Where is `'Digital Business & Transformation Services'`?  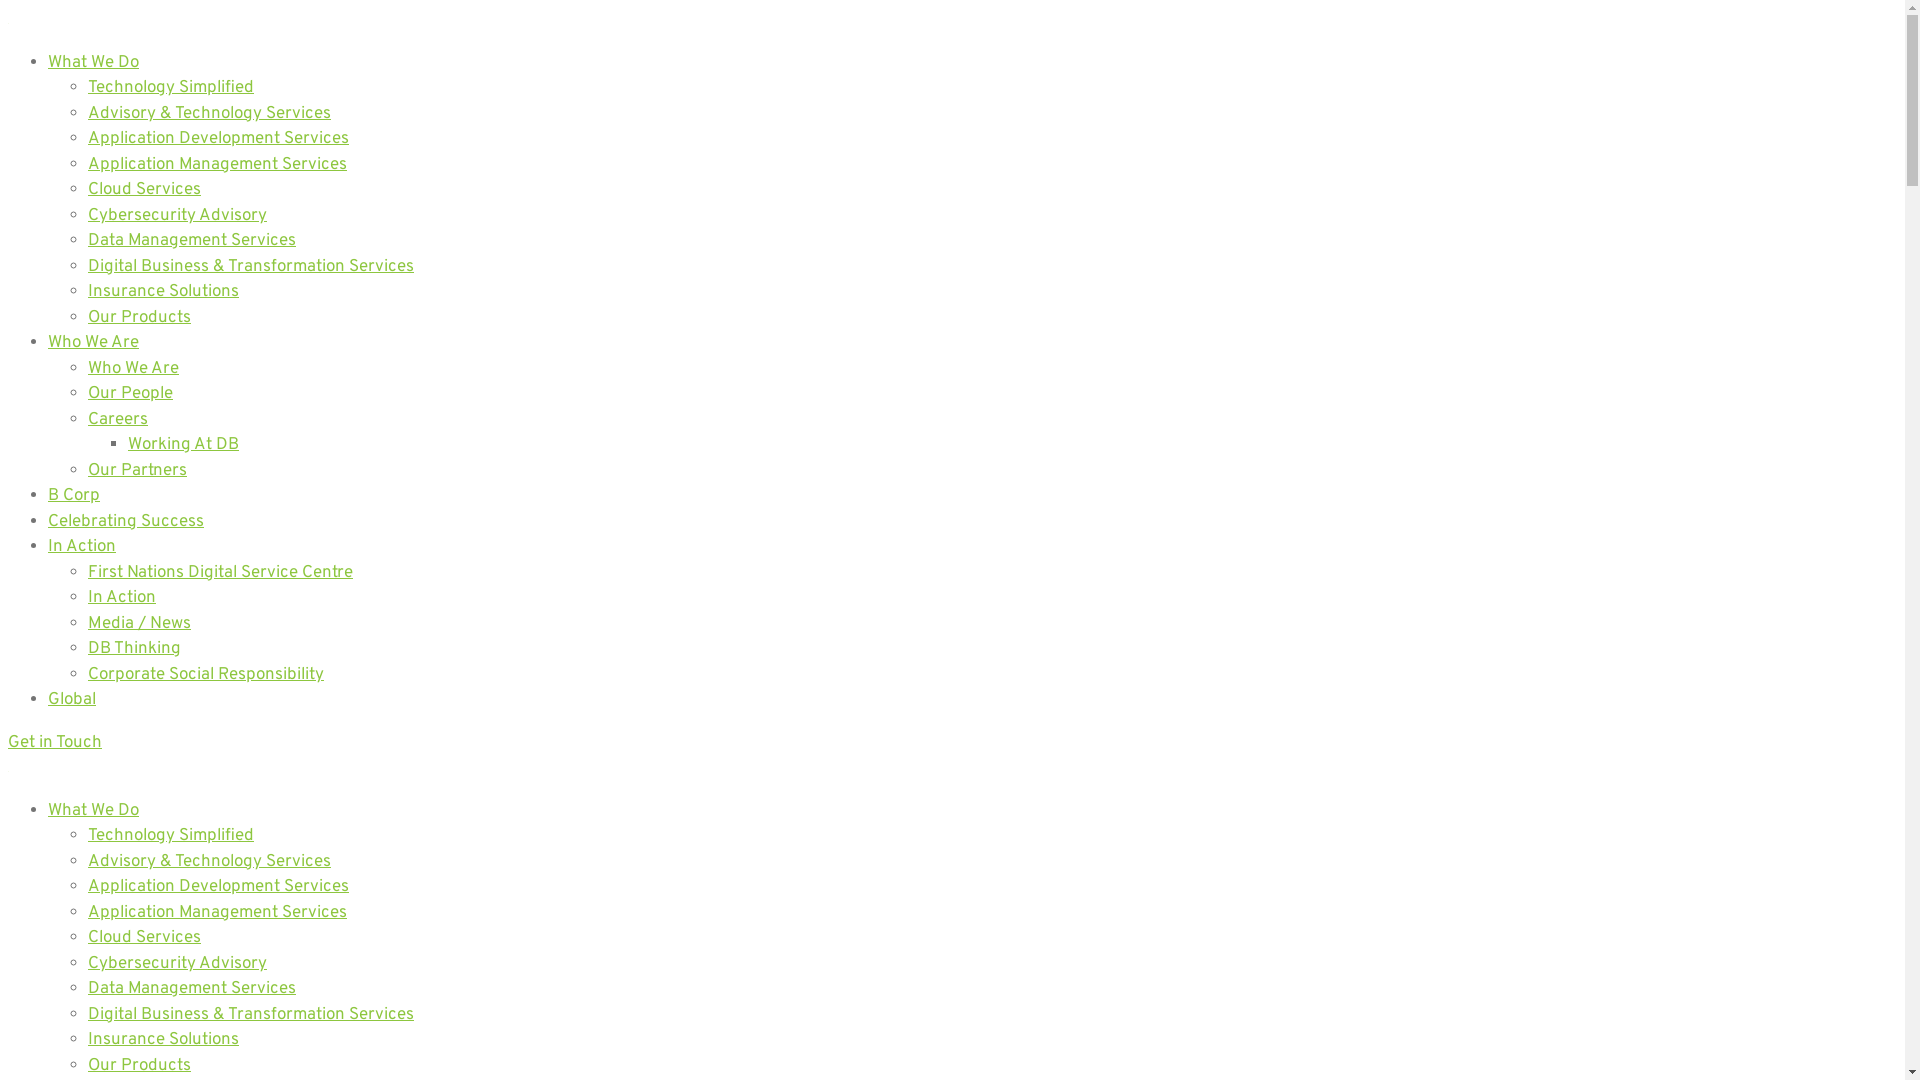
'Digital Business & Transformation Services' is located at coordinates (249, 1014).